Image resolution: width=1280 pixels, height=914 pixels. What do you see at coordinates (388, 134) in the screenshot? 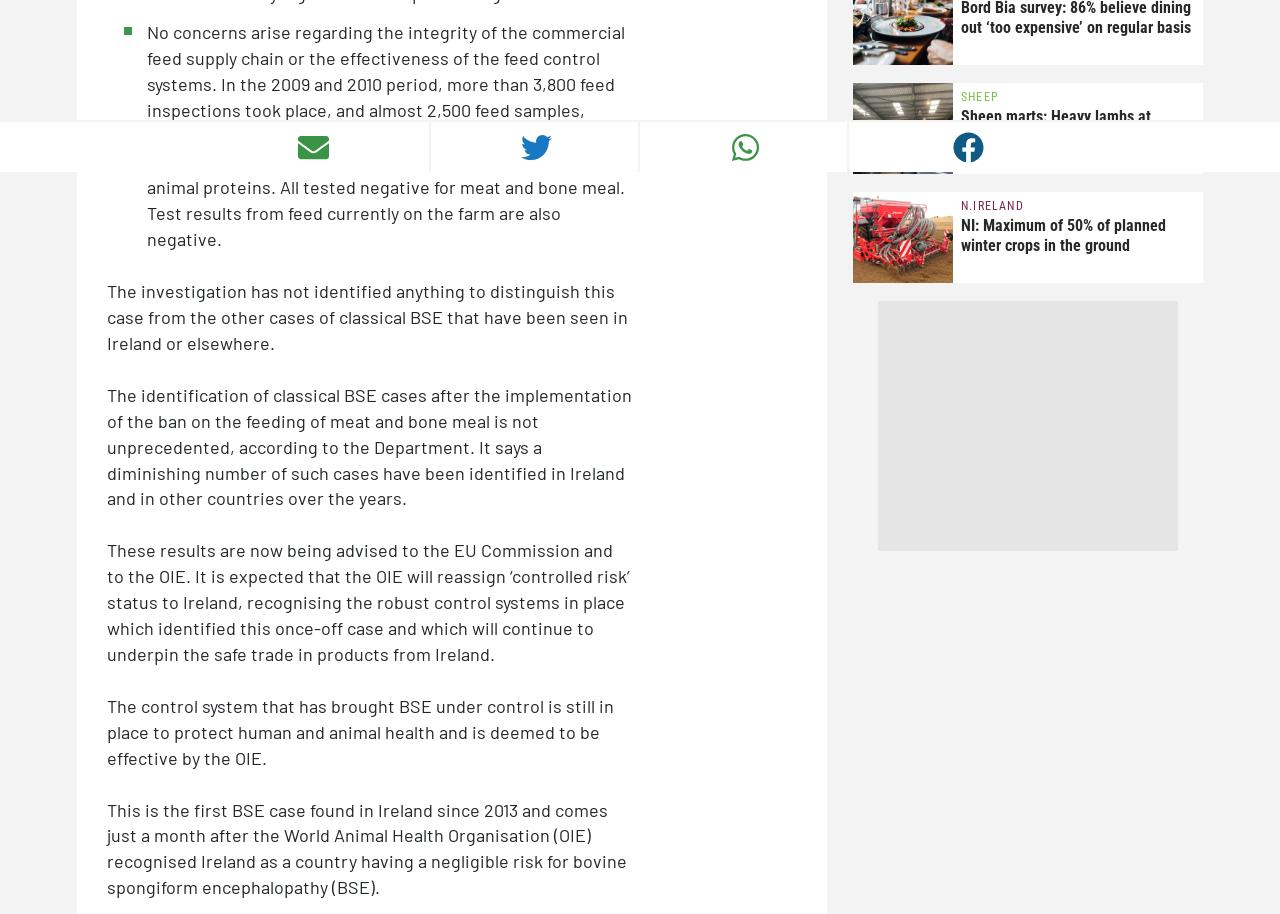
I see `'No concerns arise regarding the integrity of the commercial feed supply chain or the effectiveness of the feed control systems. In the 2009 and 2010 period, more than 3,800 feed inspections took place, and almost 2,500 feed samples, including 52 from suppliers to the farm on which the positive case was found, were tested for the presence of processed animal proteins. All tested negative for meat and bone meal. Test results from feed currently on the farm are also negative.'` at bounding box center [388, 134].